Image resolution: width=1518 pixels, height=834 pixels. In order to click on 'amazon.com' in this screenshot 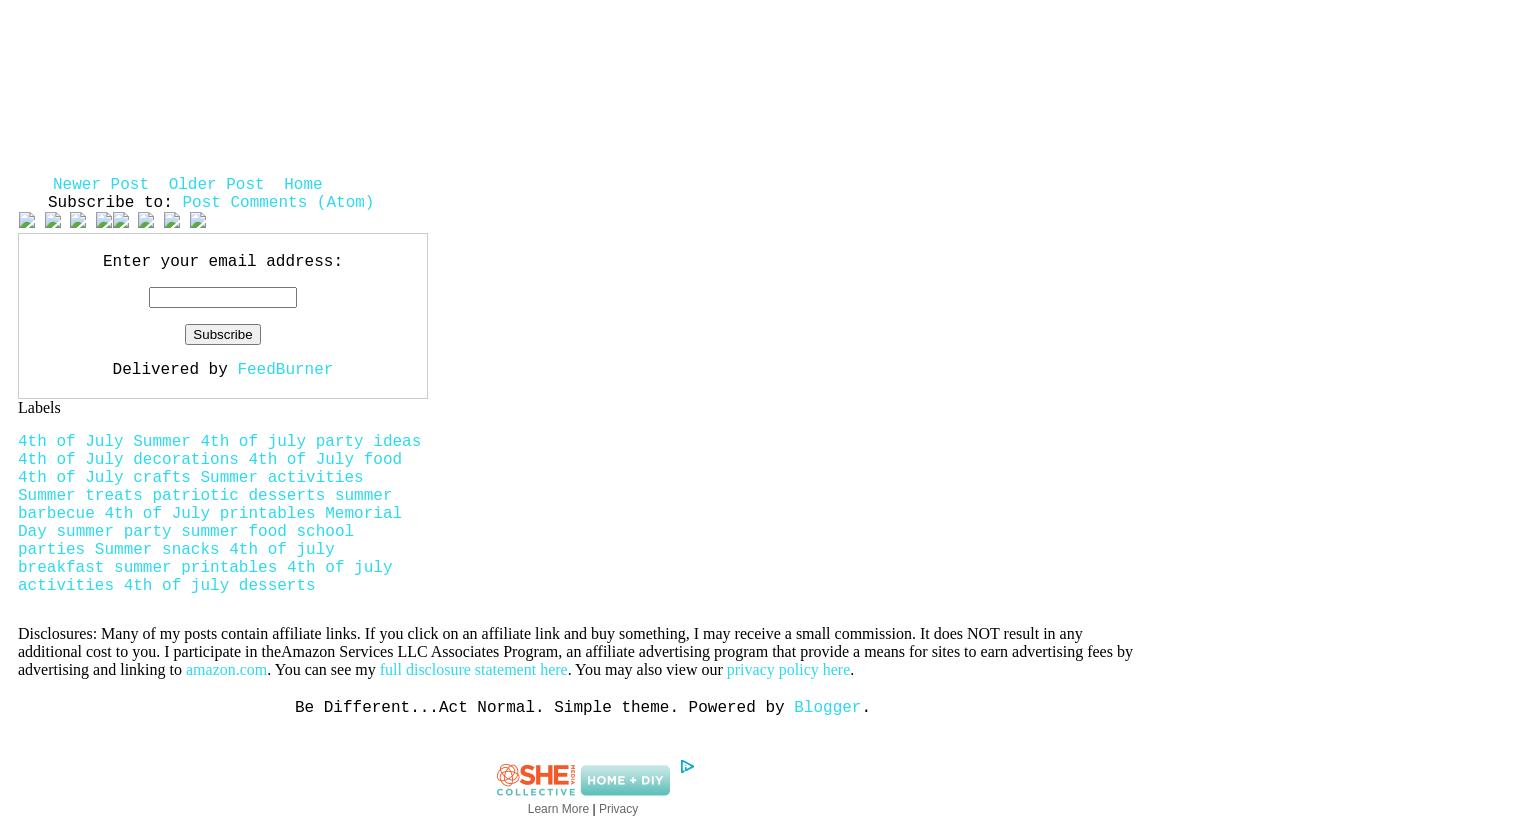, I will do `click(226, 668)`.